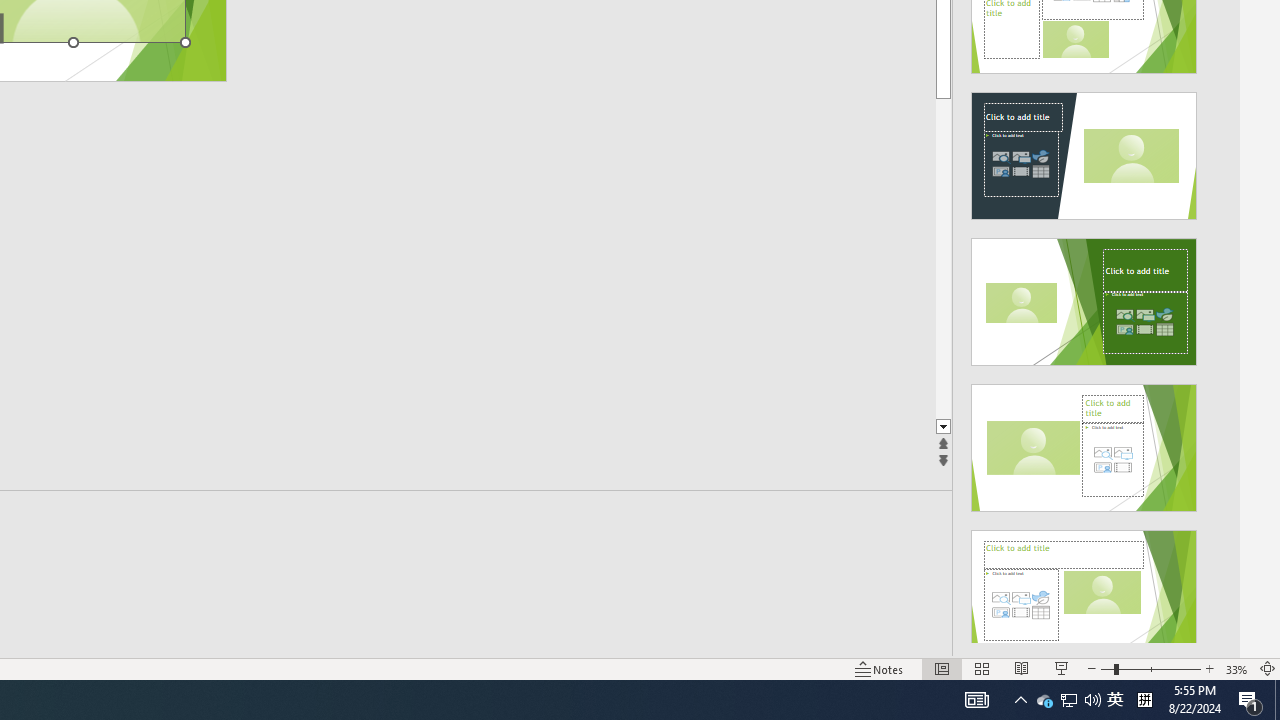 The height and width of the screenshot is (720, 1280). Describe the element at coordinates (1083, 586) in the screenshot. I see `'Design Idea'` at that location.